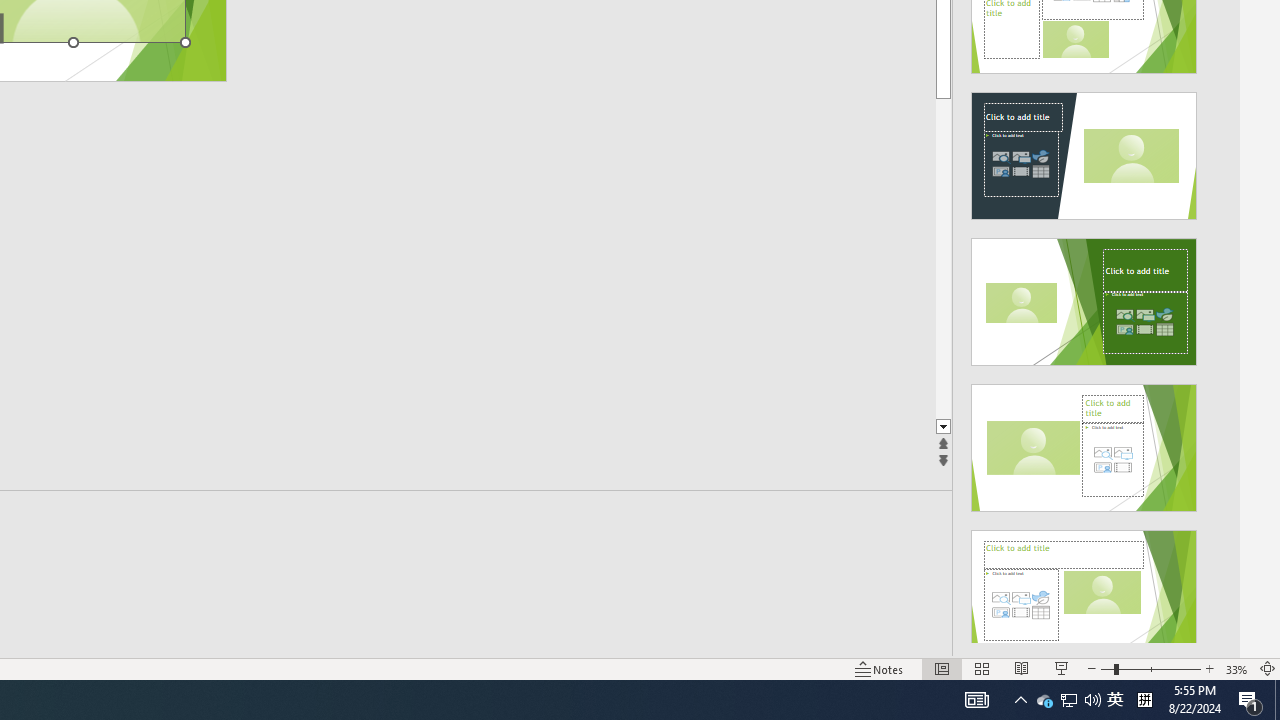 The height and width of the screenshot is (720, 1280). Describe the element at coordinates (1083, 586) in the screenshot. I see `'Design Idea'` at that location.